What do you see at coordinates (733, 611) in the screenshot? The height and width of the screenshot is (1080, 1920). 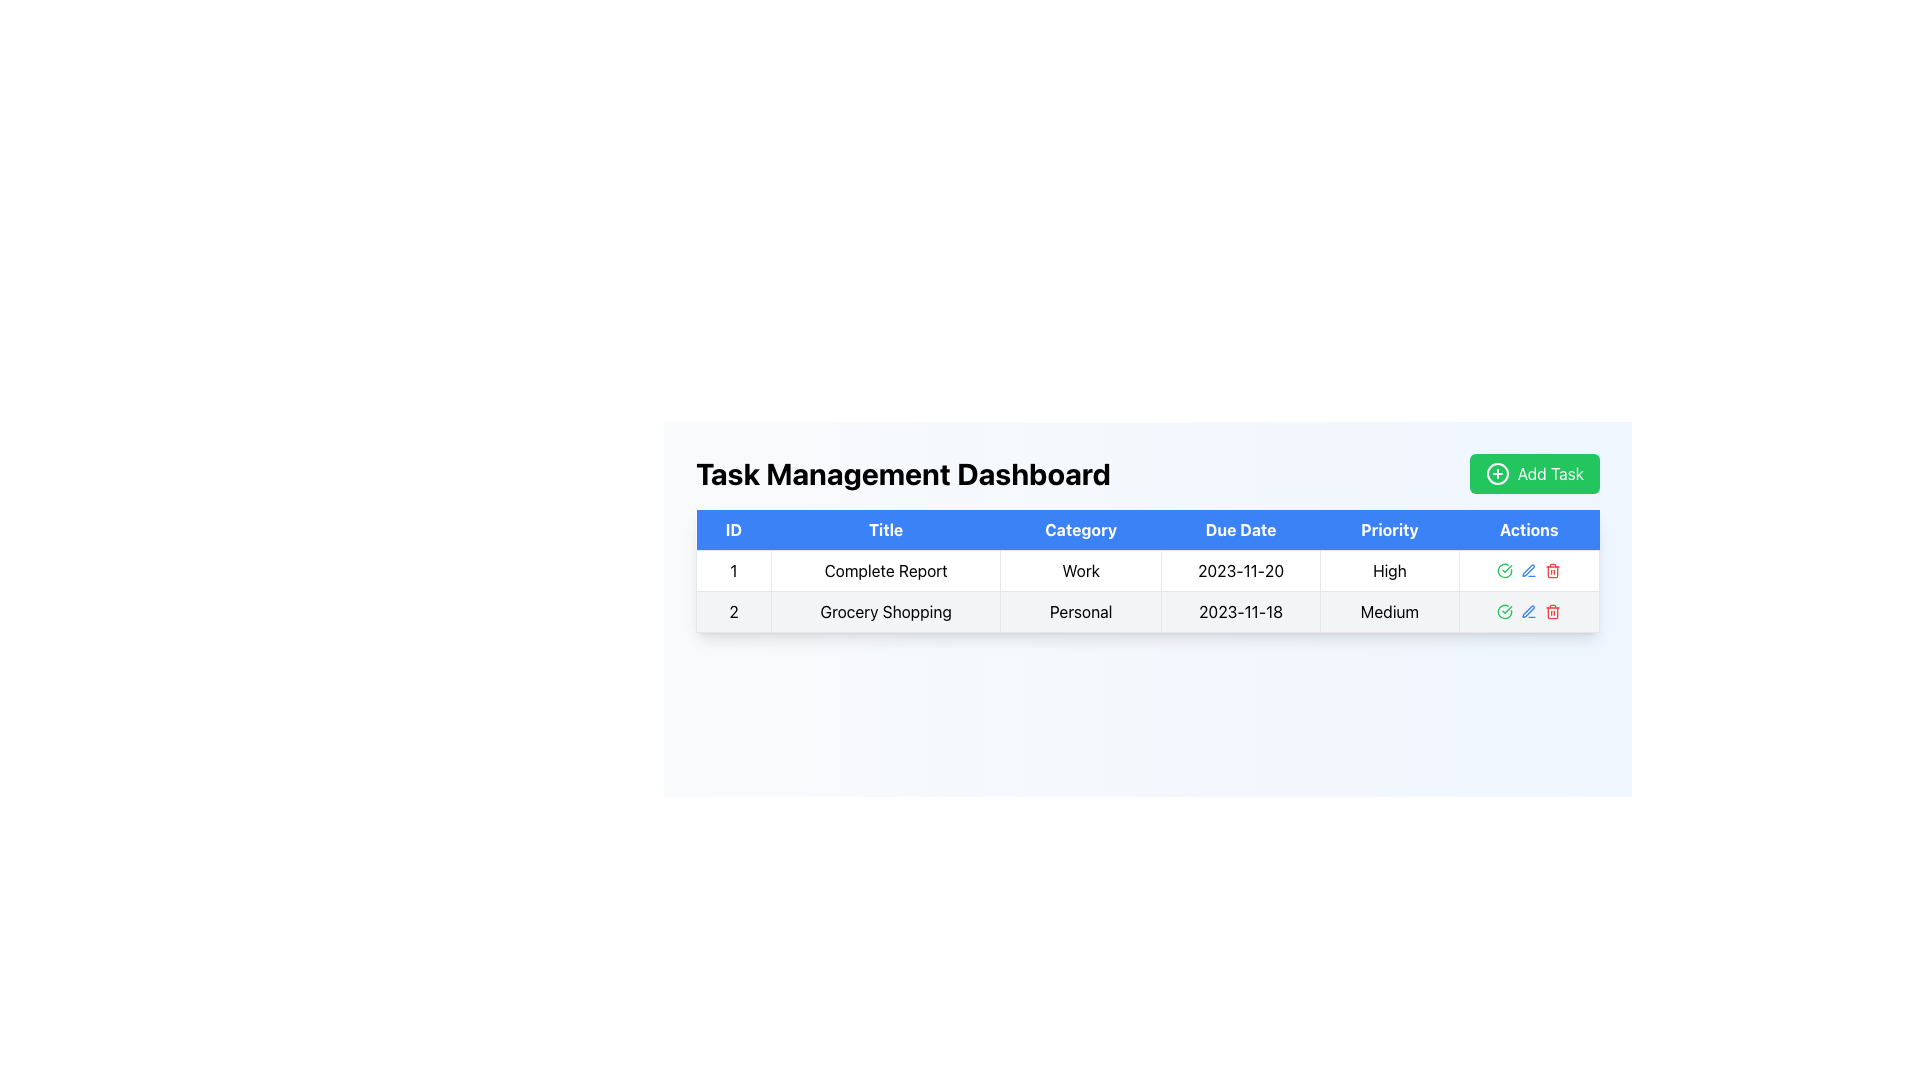 I see `the table cell displaying the text '2' located in the second row under the 'ID' column` at bounding box center [733, 611].